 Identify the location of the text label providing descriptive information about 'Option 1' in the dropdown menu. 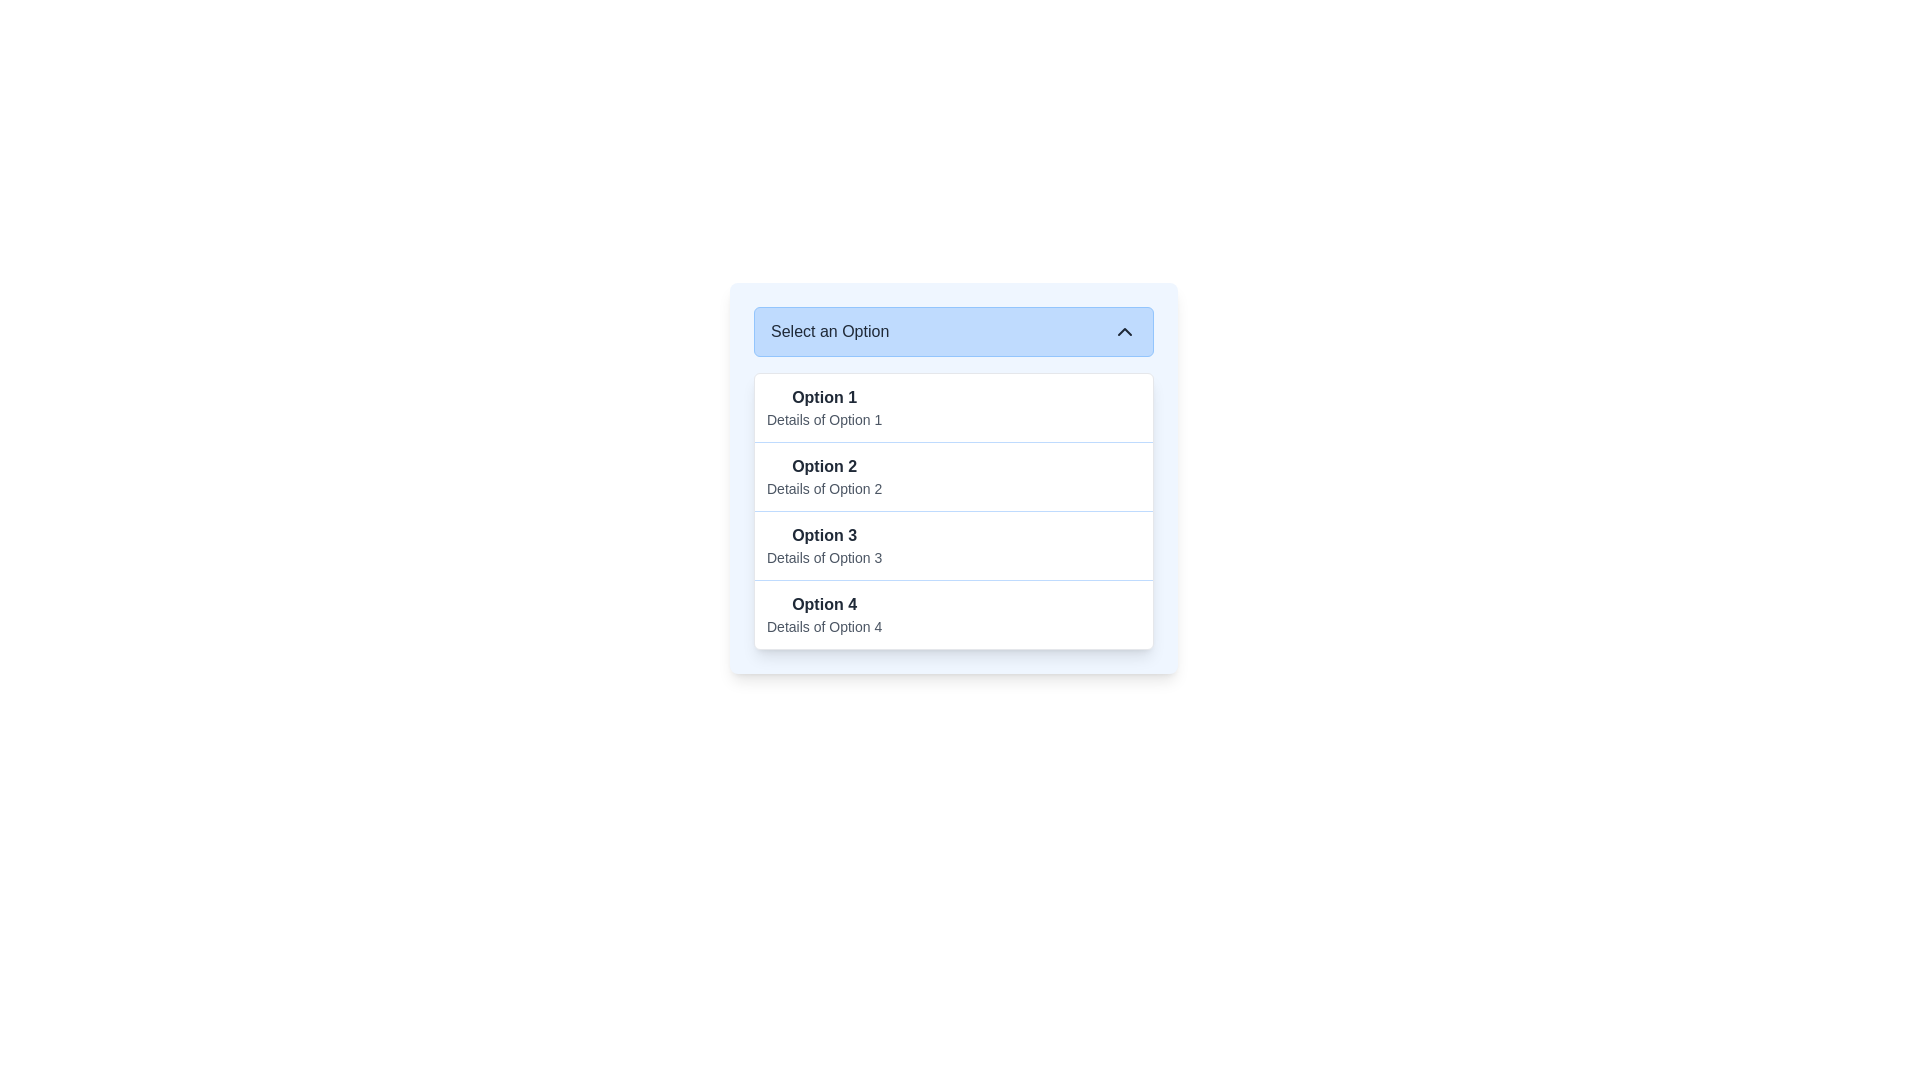
(824, 419).